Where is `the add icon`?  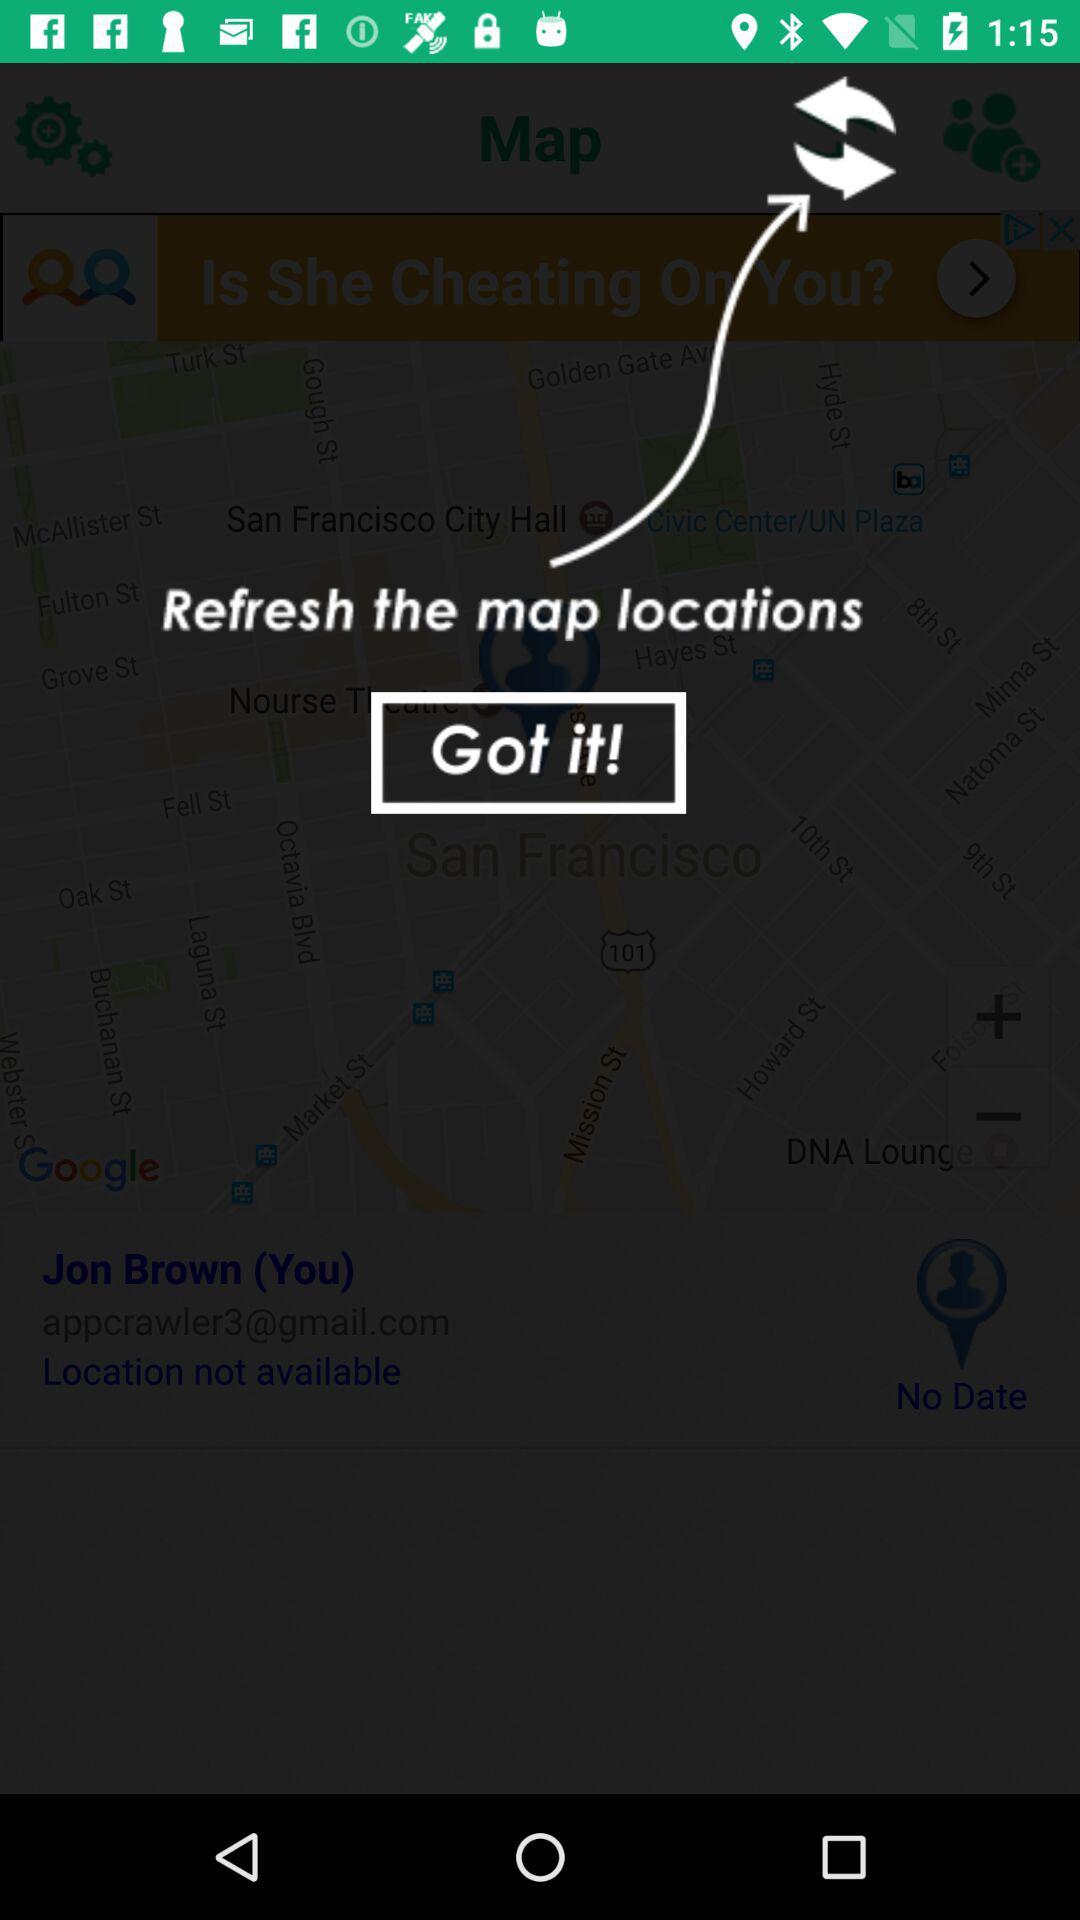 the add icon is located at coordinates (998, 1014).